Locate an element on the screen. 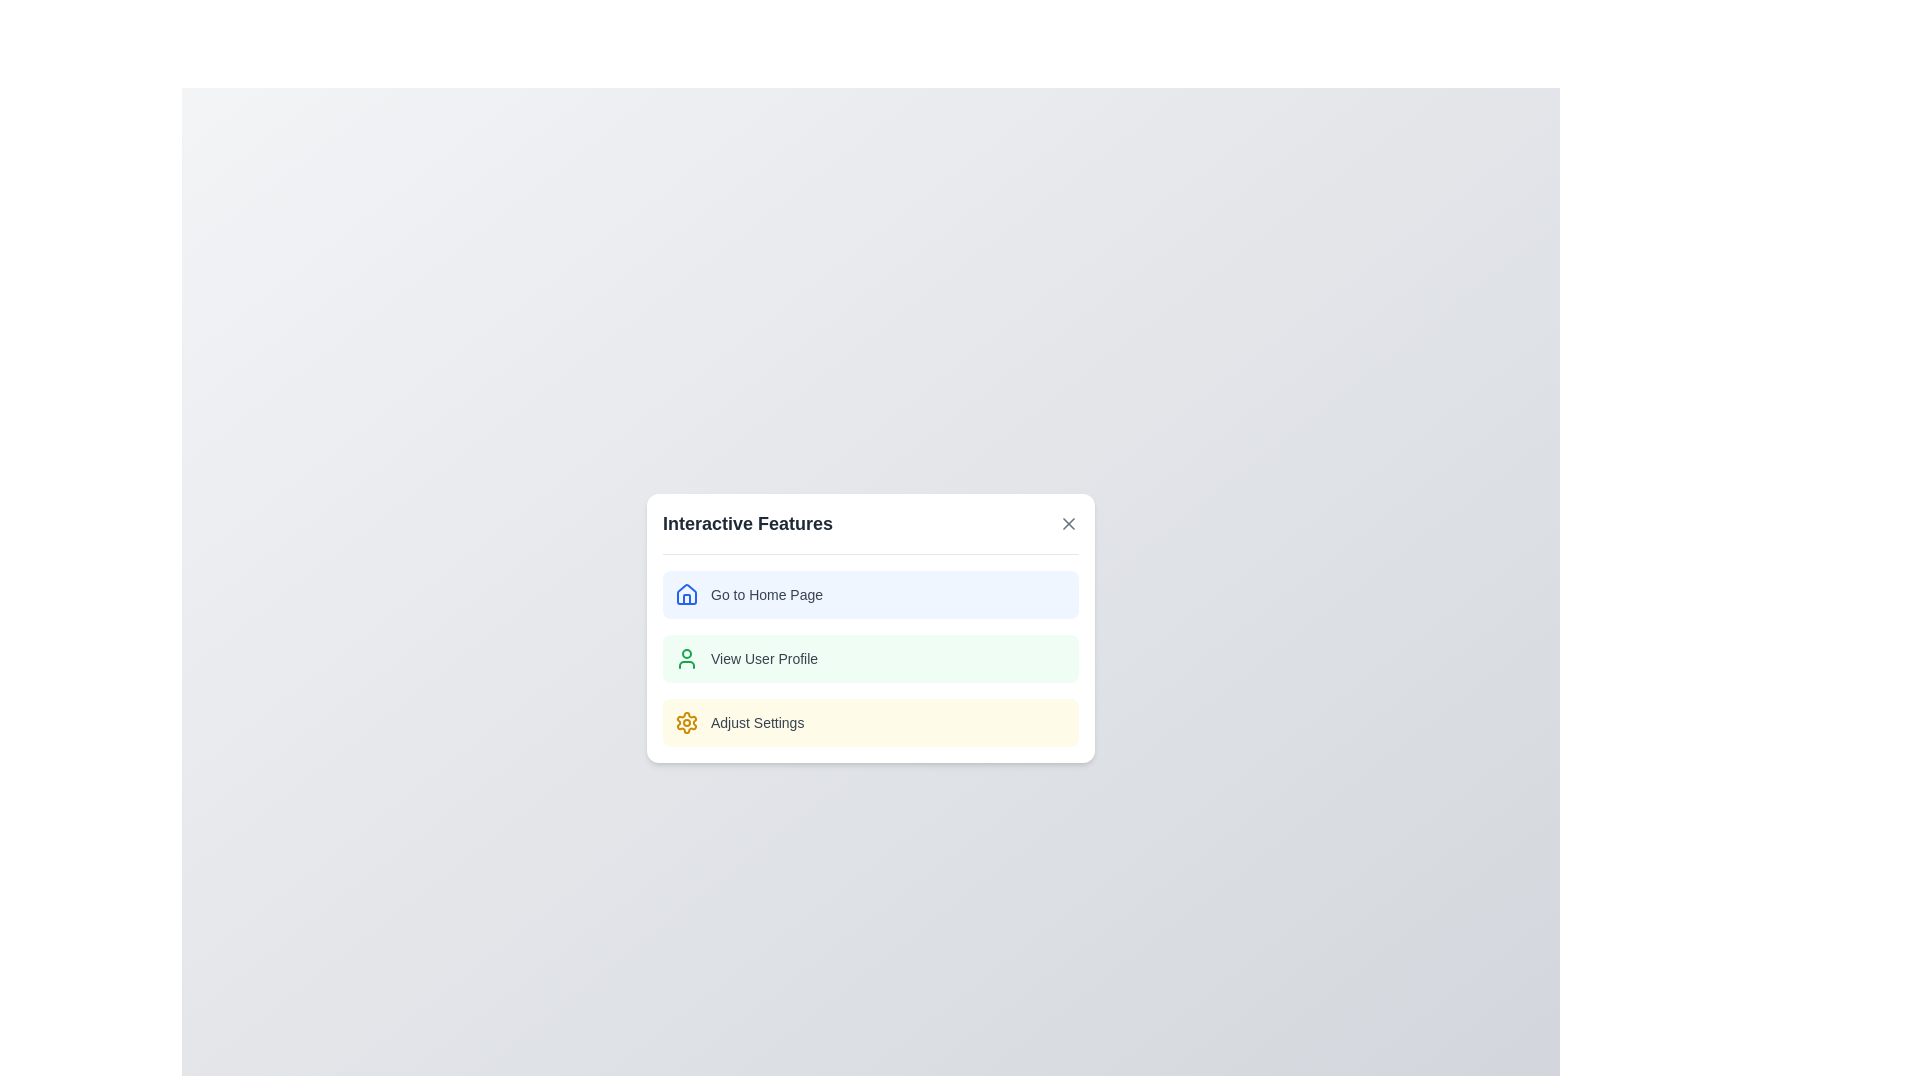 Image resolution: width=1920 pixels, height=1080 pixels. the text label displaying 'View User Profile' located next to the user silhouette icon within the 'Interactive Features' selection box is located at coordinates (763, 658).